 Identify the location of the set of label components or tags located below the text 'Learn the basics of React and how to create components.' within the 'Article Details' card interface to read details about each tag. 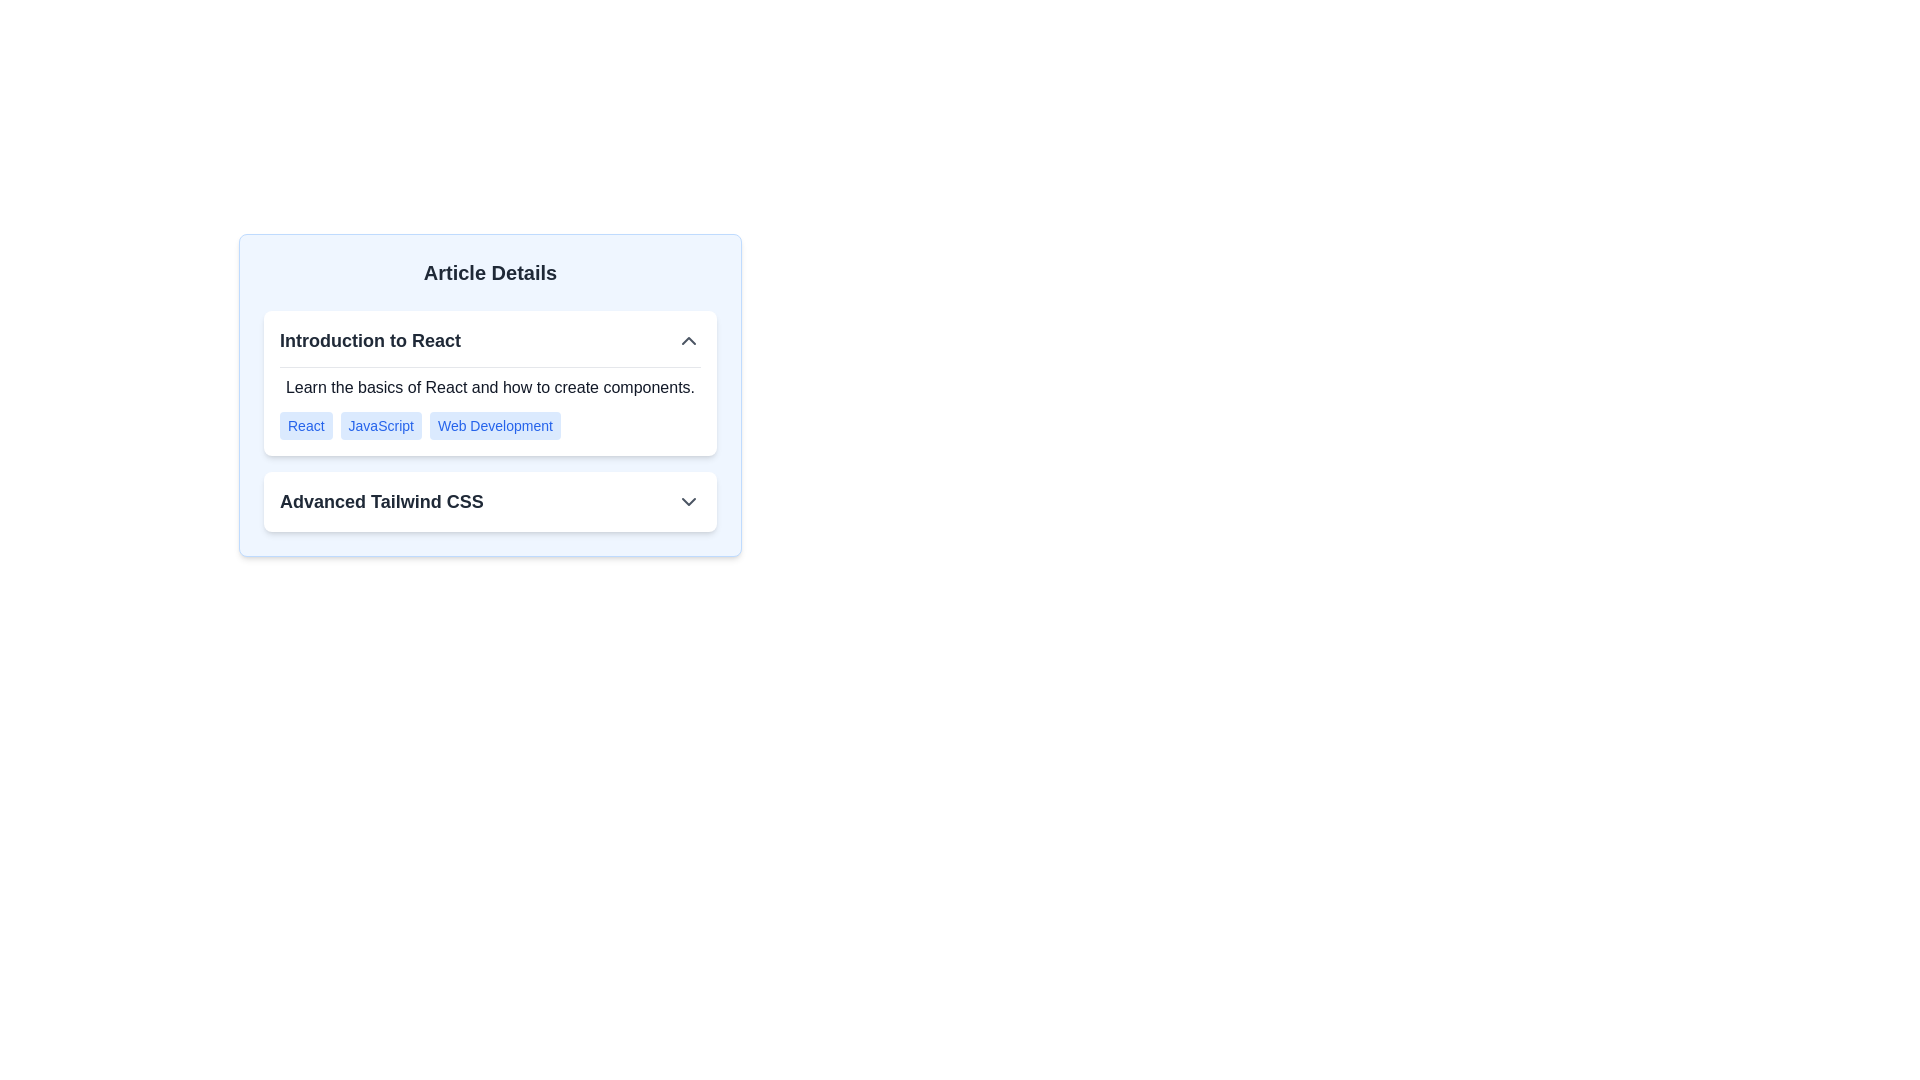
(490, 424).